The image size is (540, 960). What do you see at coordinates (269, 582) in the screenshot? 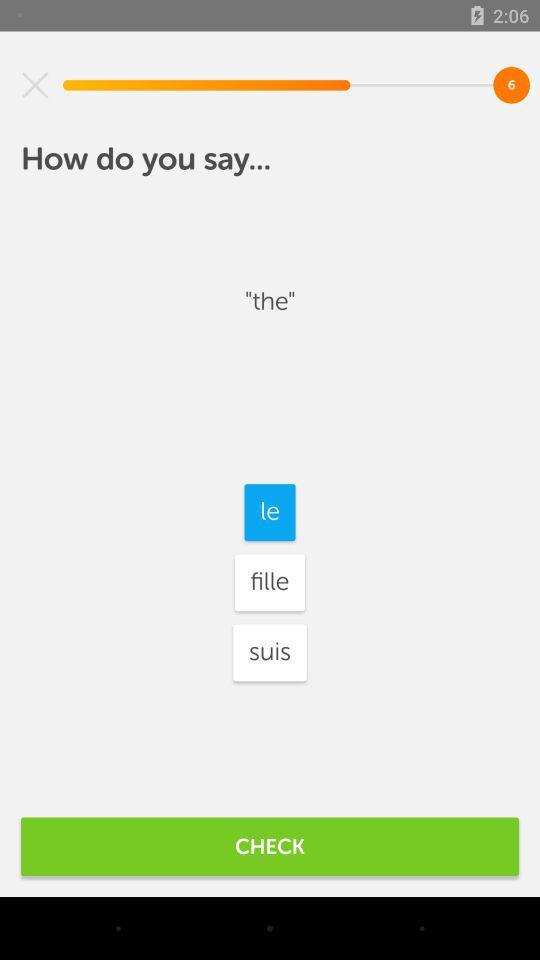
I see `icon above suis` at bounding box center [269, 582].